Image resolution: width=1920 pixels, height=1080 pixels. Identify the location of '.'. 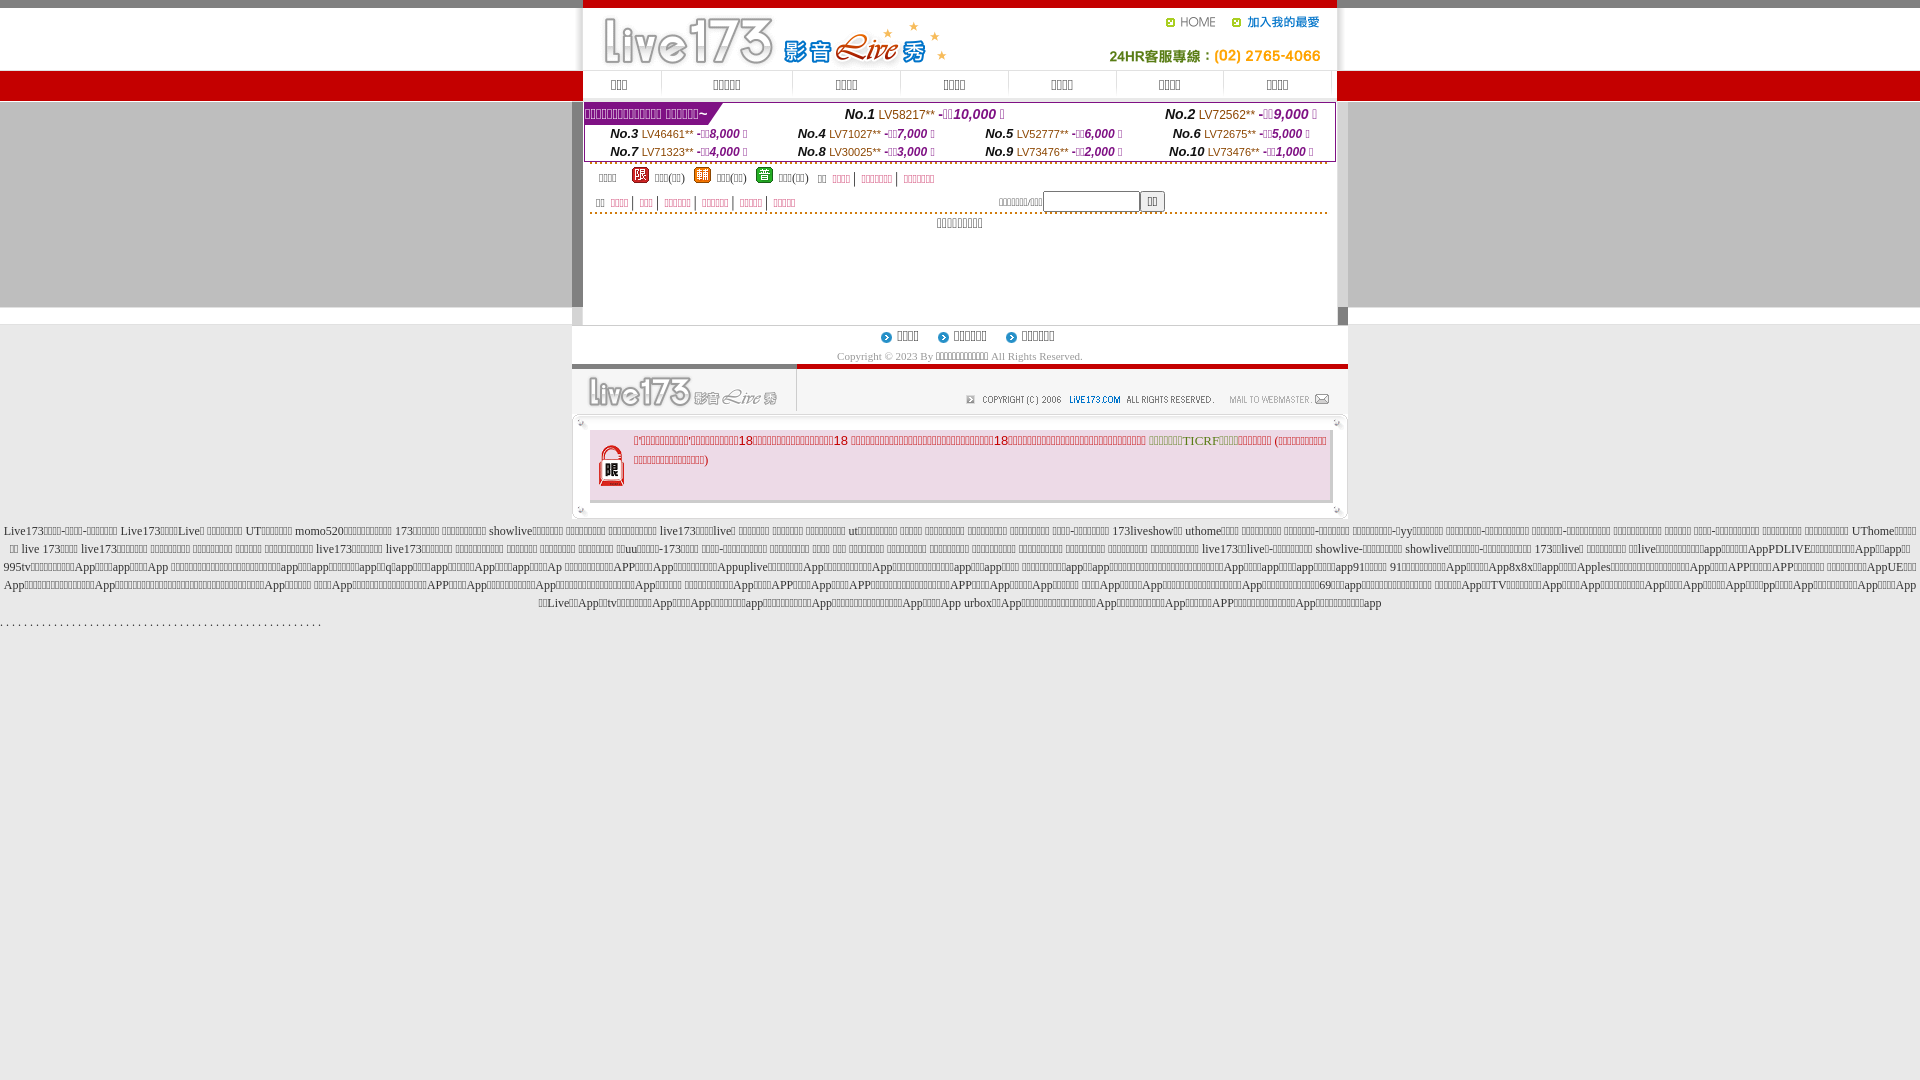
(73, 620).